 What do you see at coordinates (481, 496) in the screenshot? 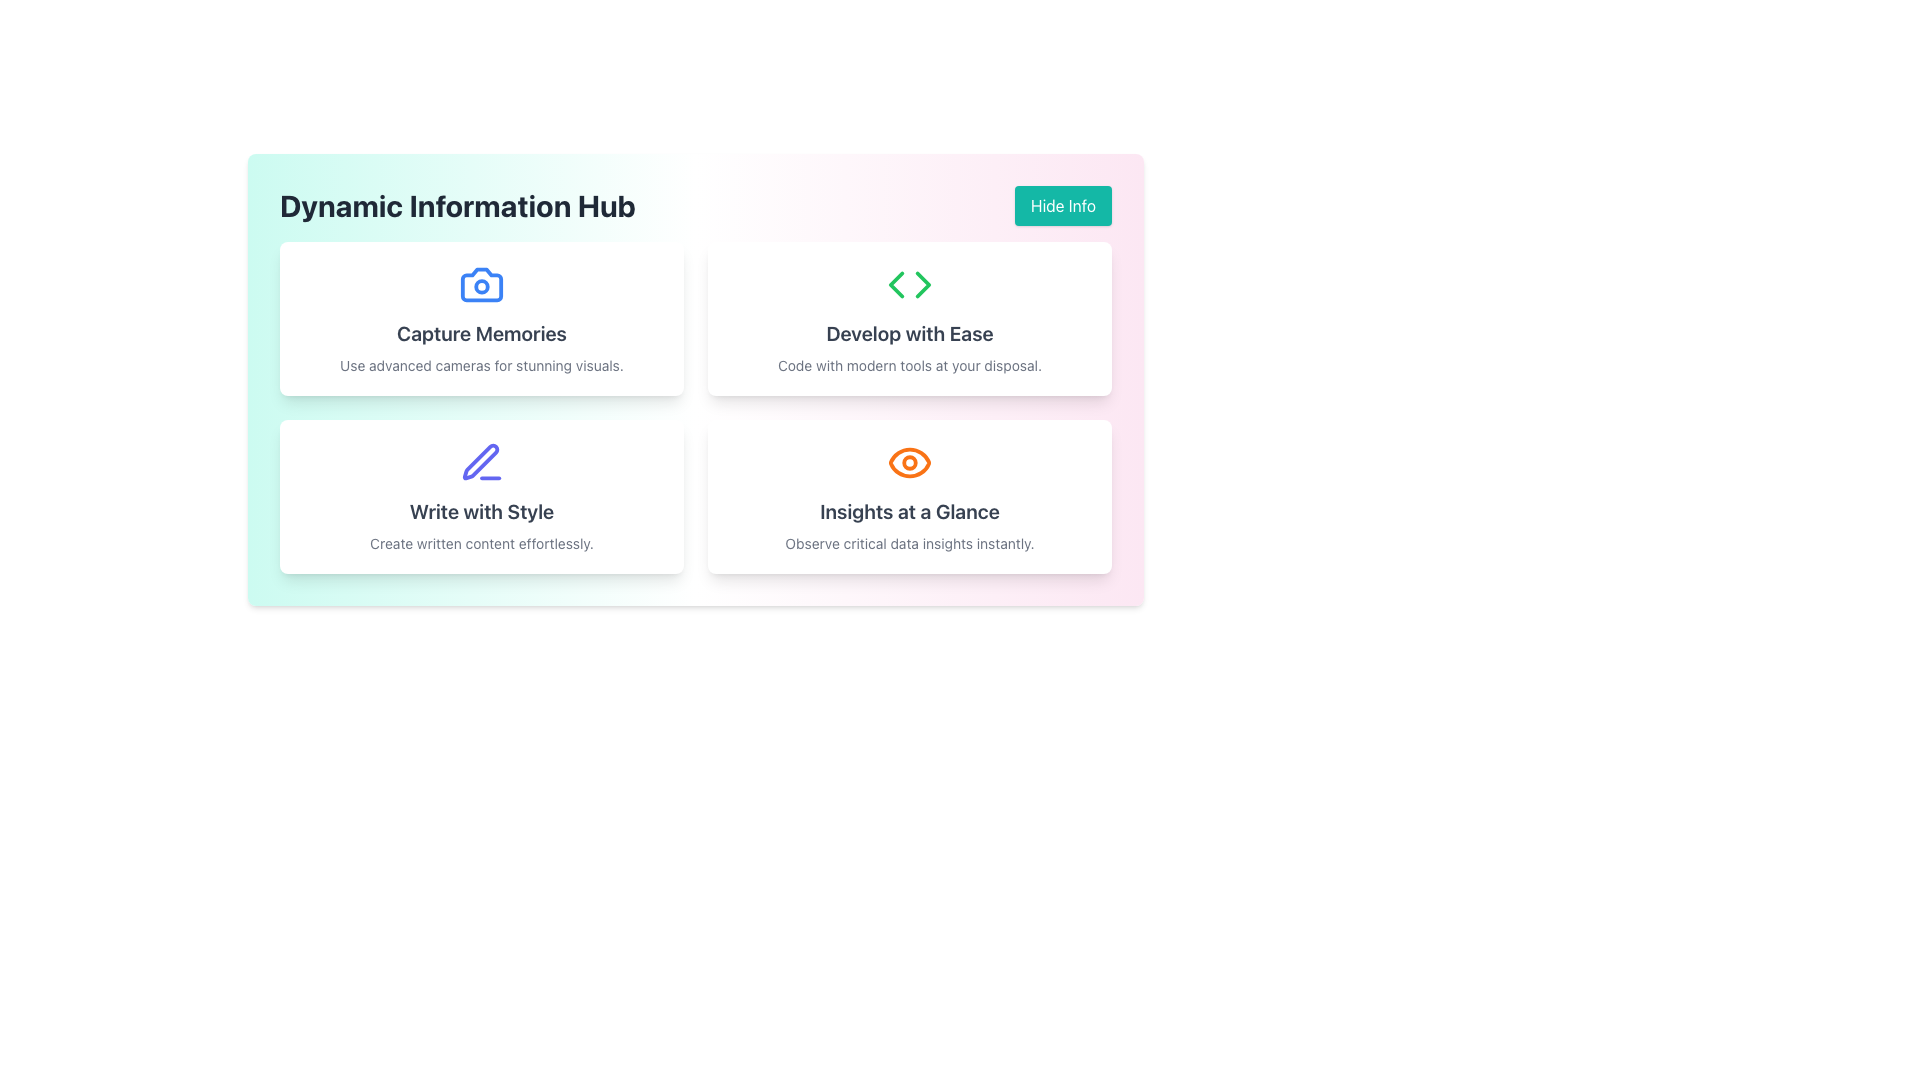
I see `the navigation card located in the lower-left section of the grid, positioned below 'Capture Memories' and to the left of 'Insights at a Glance'` at bounding box center [481, 496].